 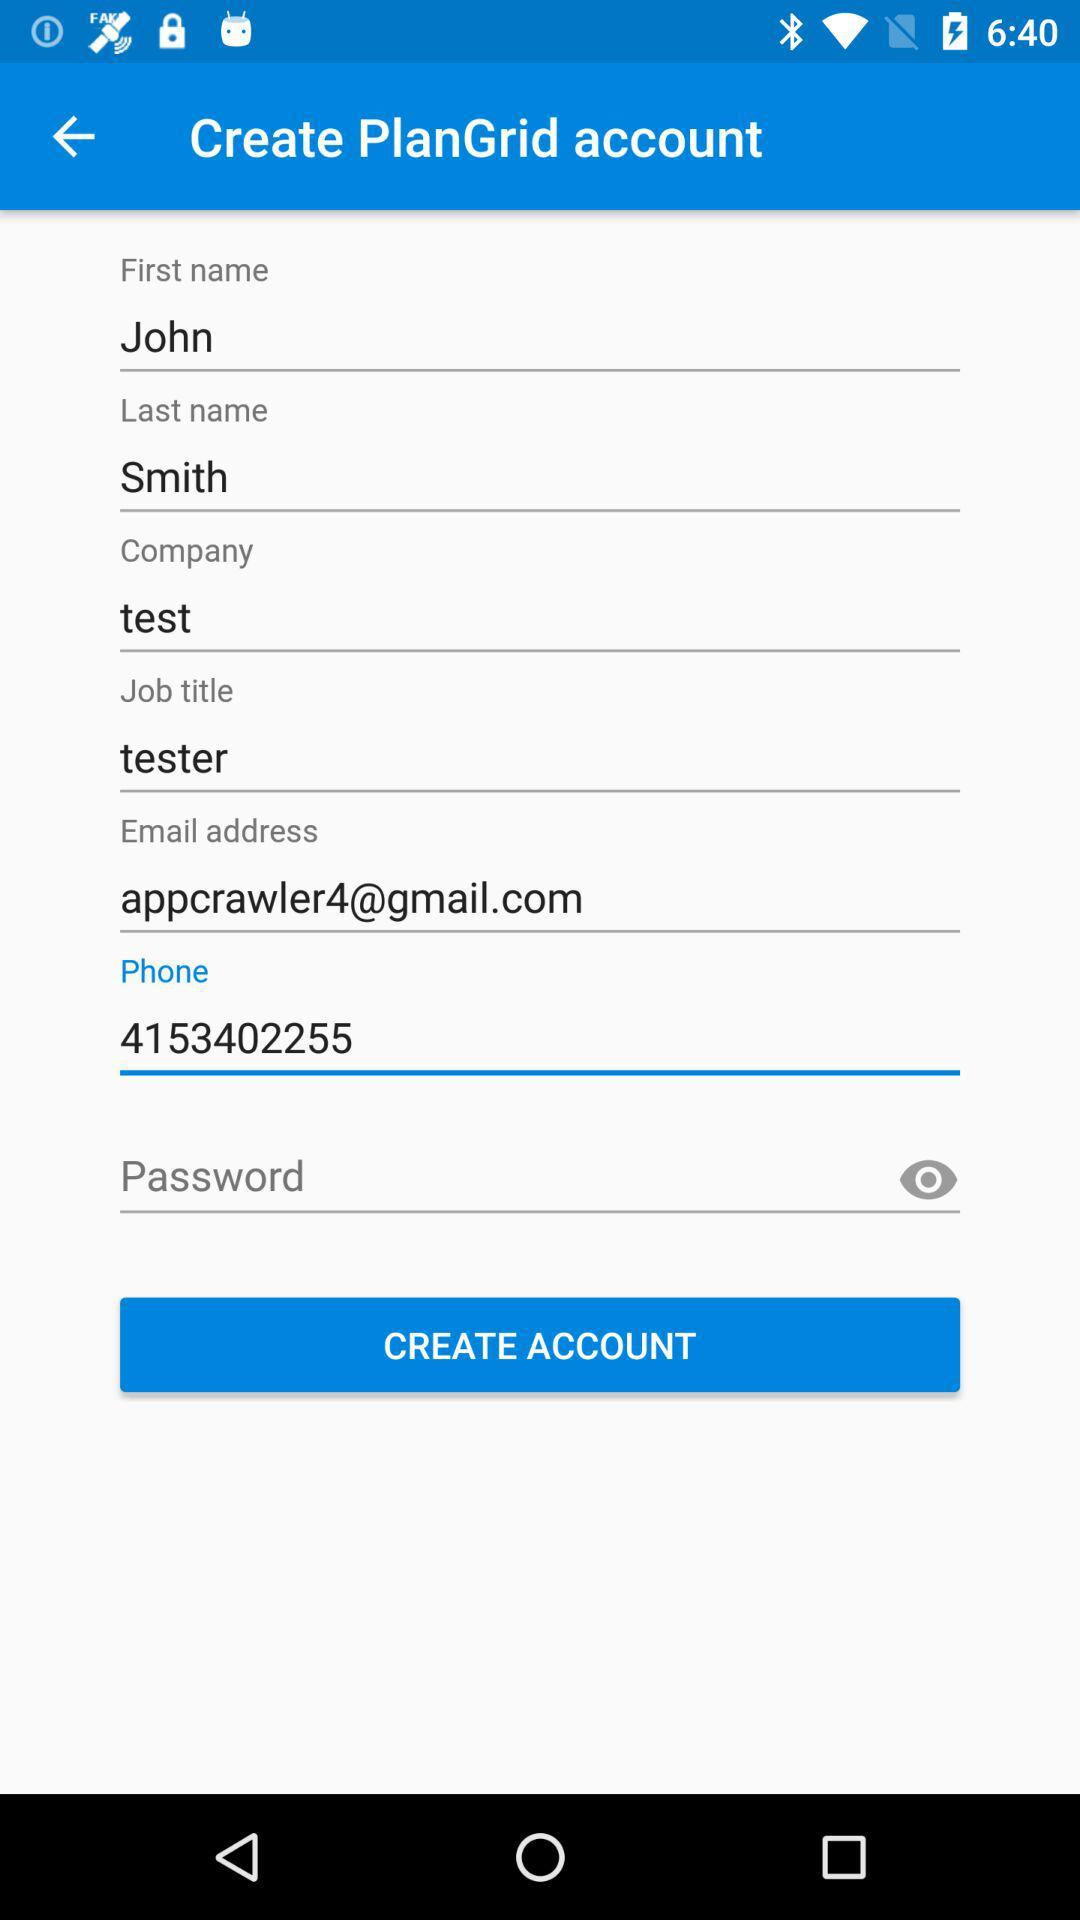 What do you see at coordinates (928, 1180) in the screenshot?
I see `unmask password` at bounding box center [928, 1180].